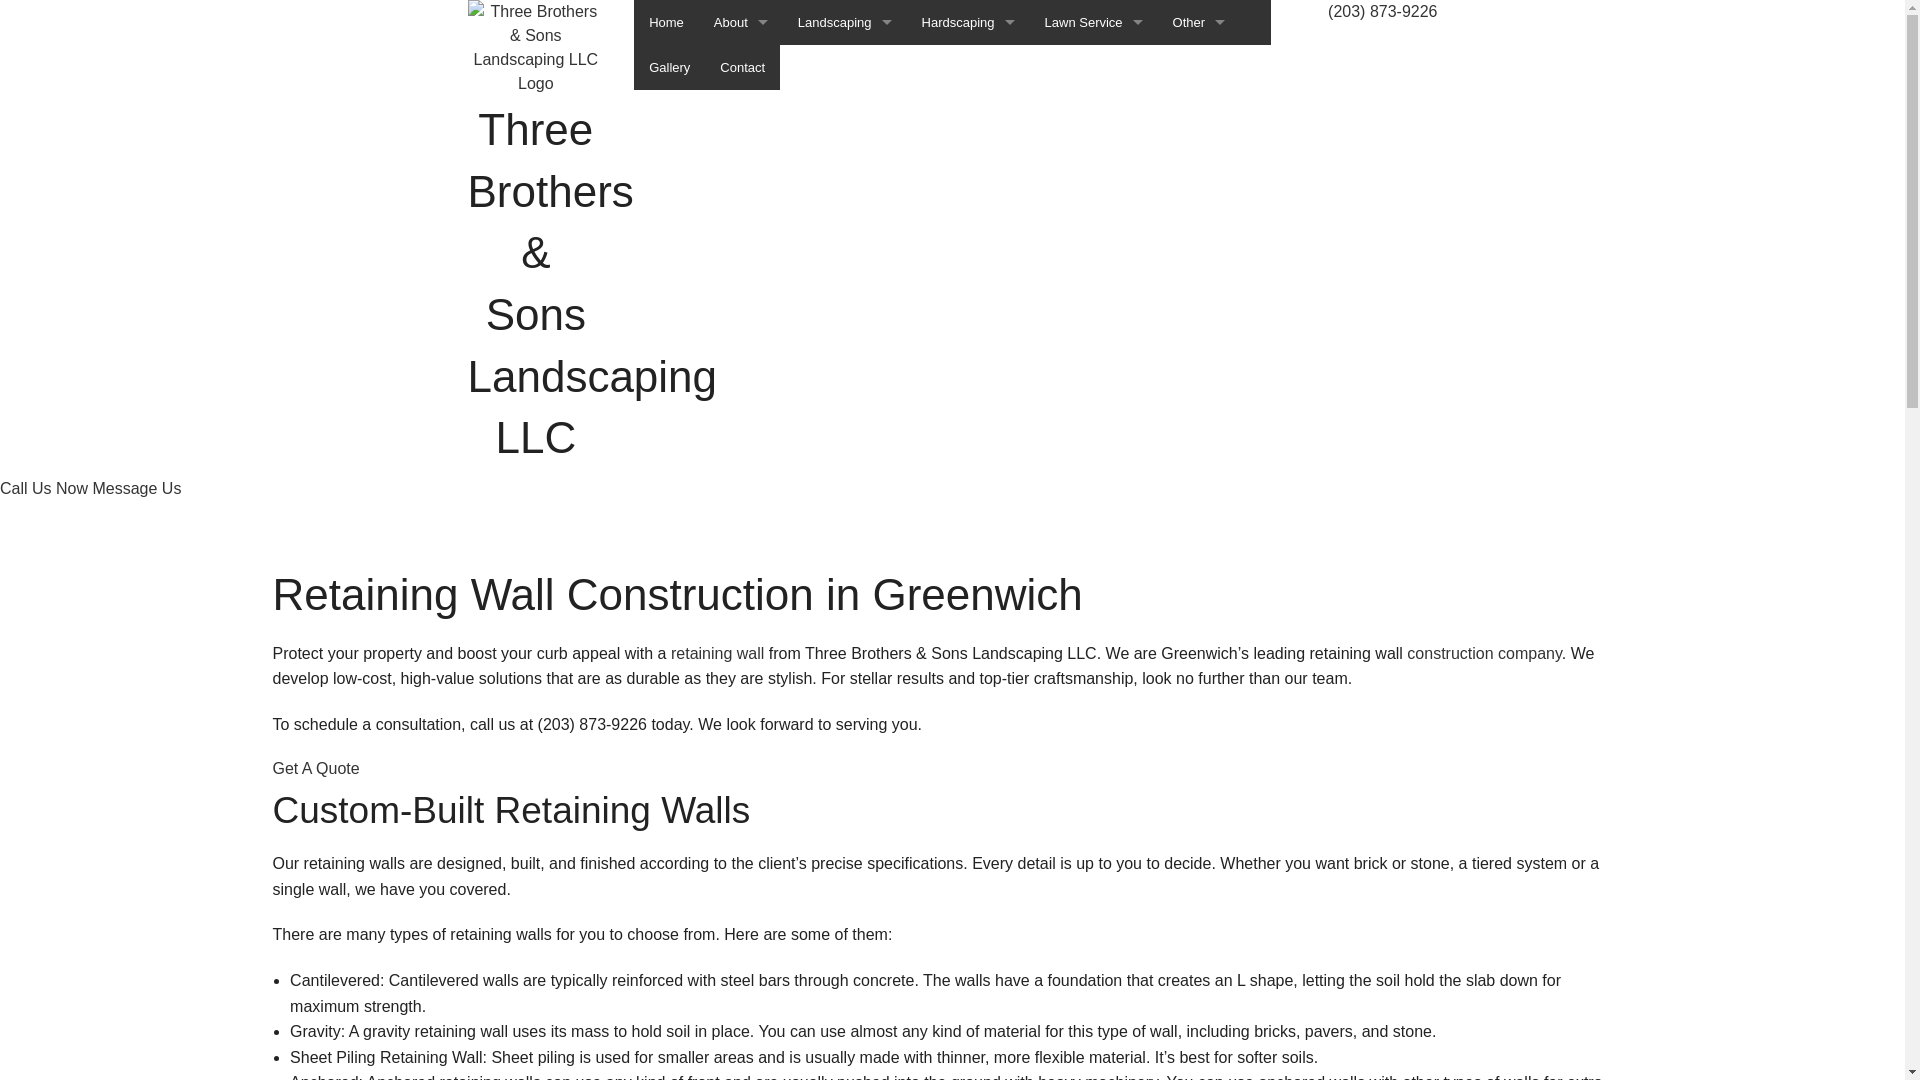 This screenshot has width=1920, height=1080. What do you see at coordinates (739, 22) in the screenshot?
I see `'About'` at bounding box center [739, 22].